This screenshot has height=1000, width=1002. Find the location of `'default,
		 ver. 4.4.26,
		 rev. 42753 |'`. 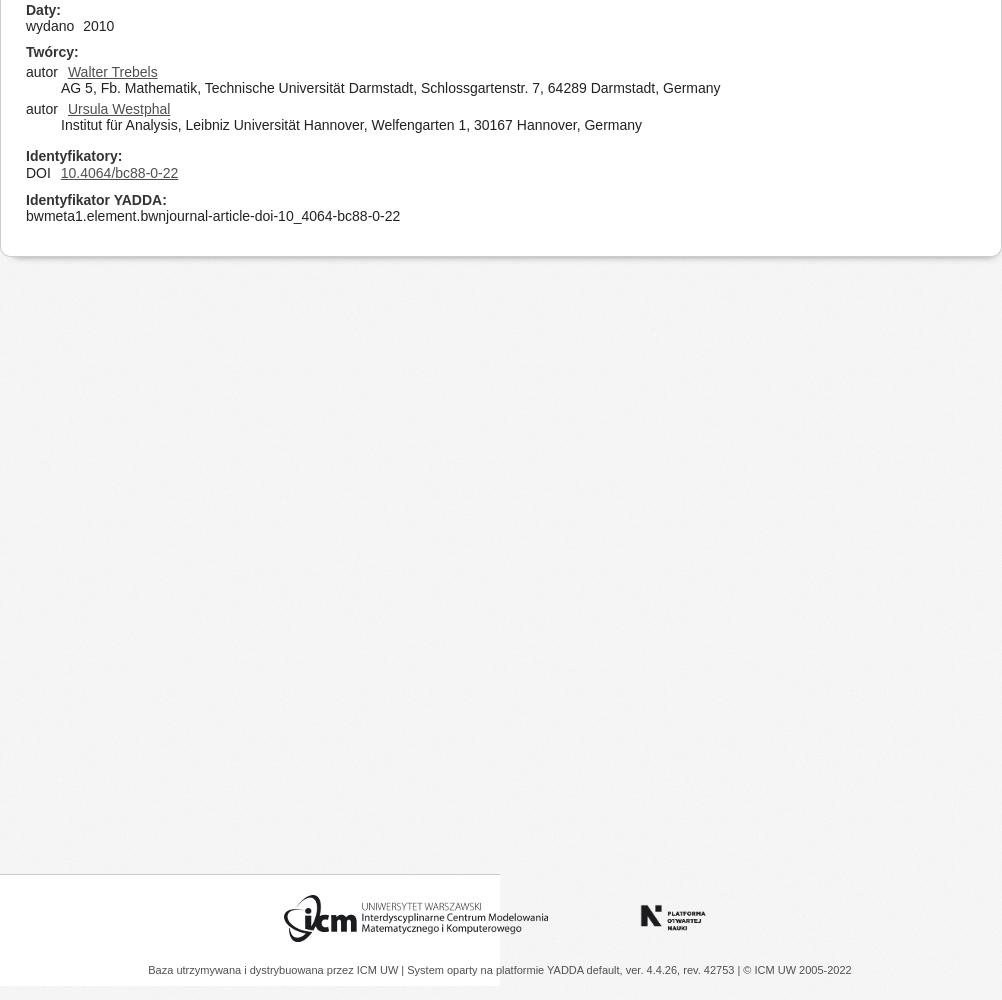

'default,
		 ver. 4.4.26,
		 rev. 42753 |' is located at coordinates (663, 969).